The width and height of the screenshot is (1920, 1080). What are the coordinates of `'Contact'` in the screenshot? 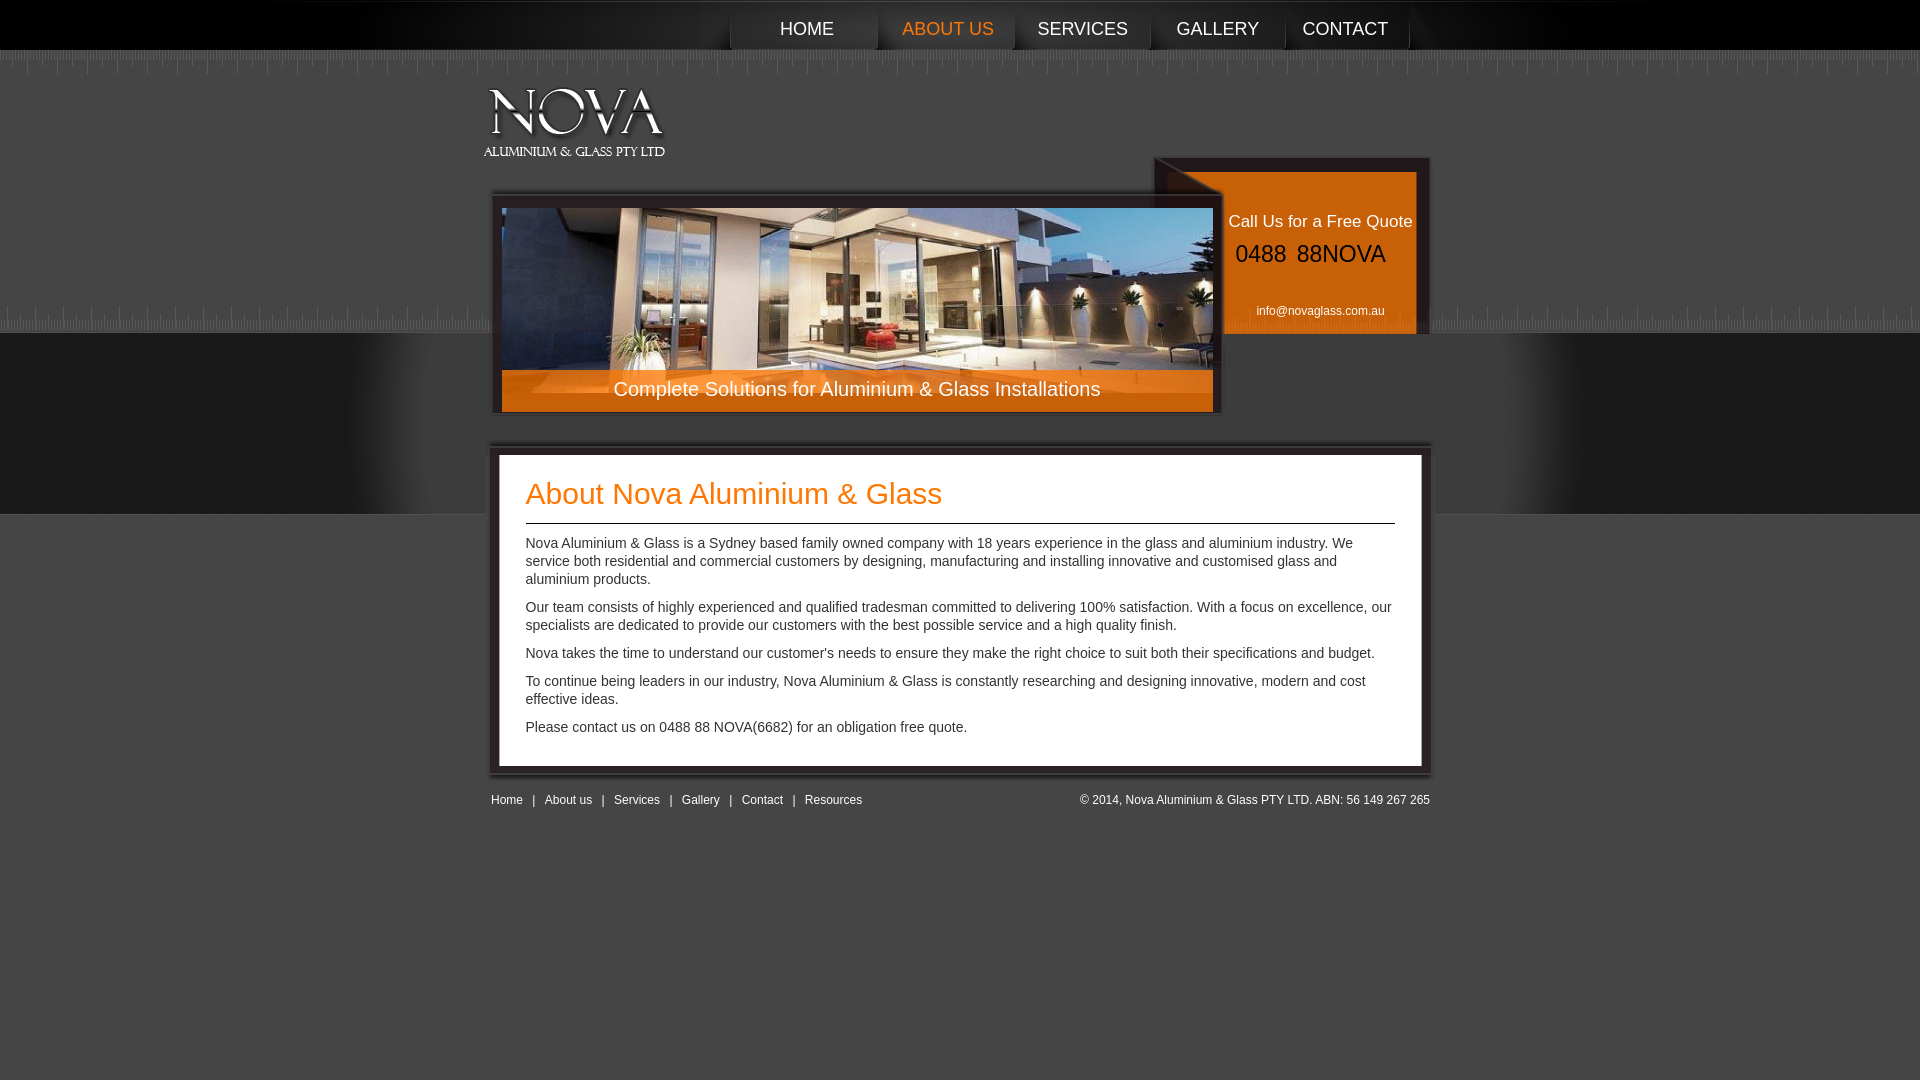 It's located at (761, 798).